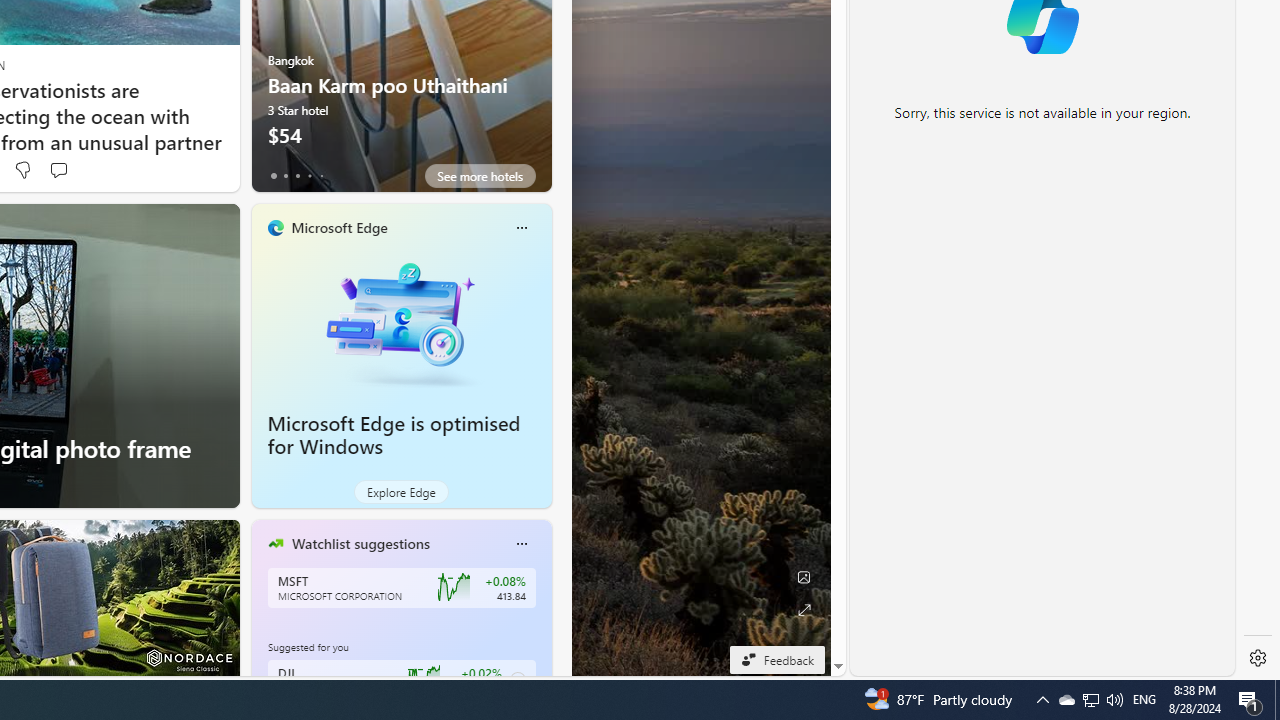  What do you see at coordinates (284, 175) in the screenshot?
I see `'tab-1'` at bounding box center [284, 175].